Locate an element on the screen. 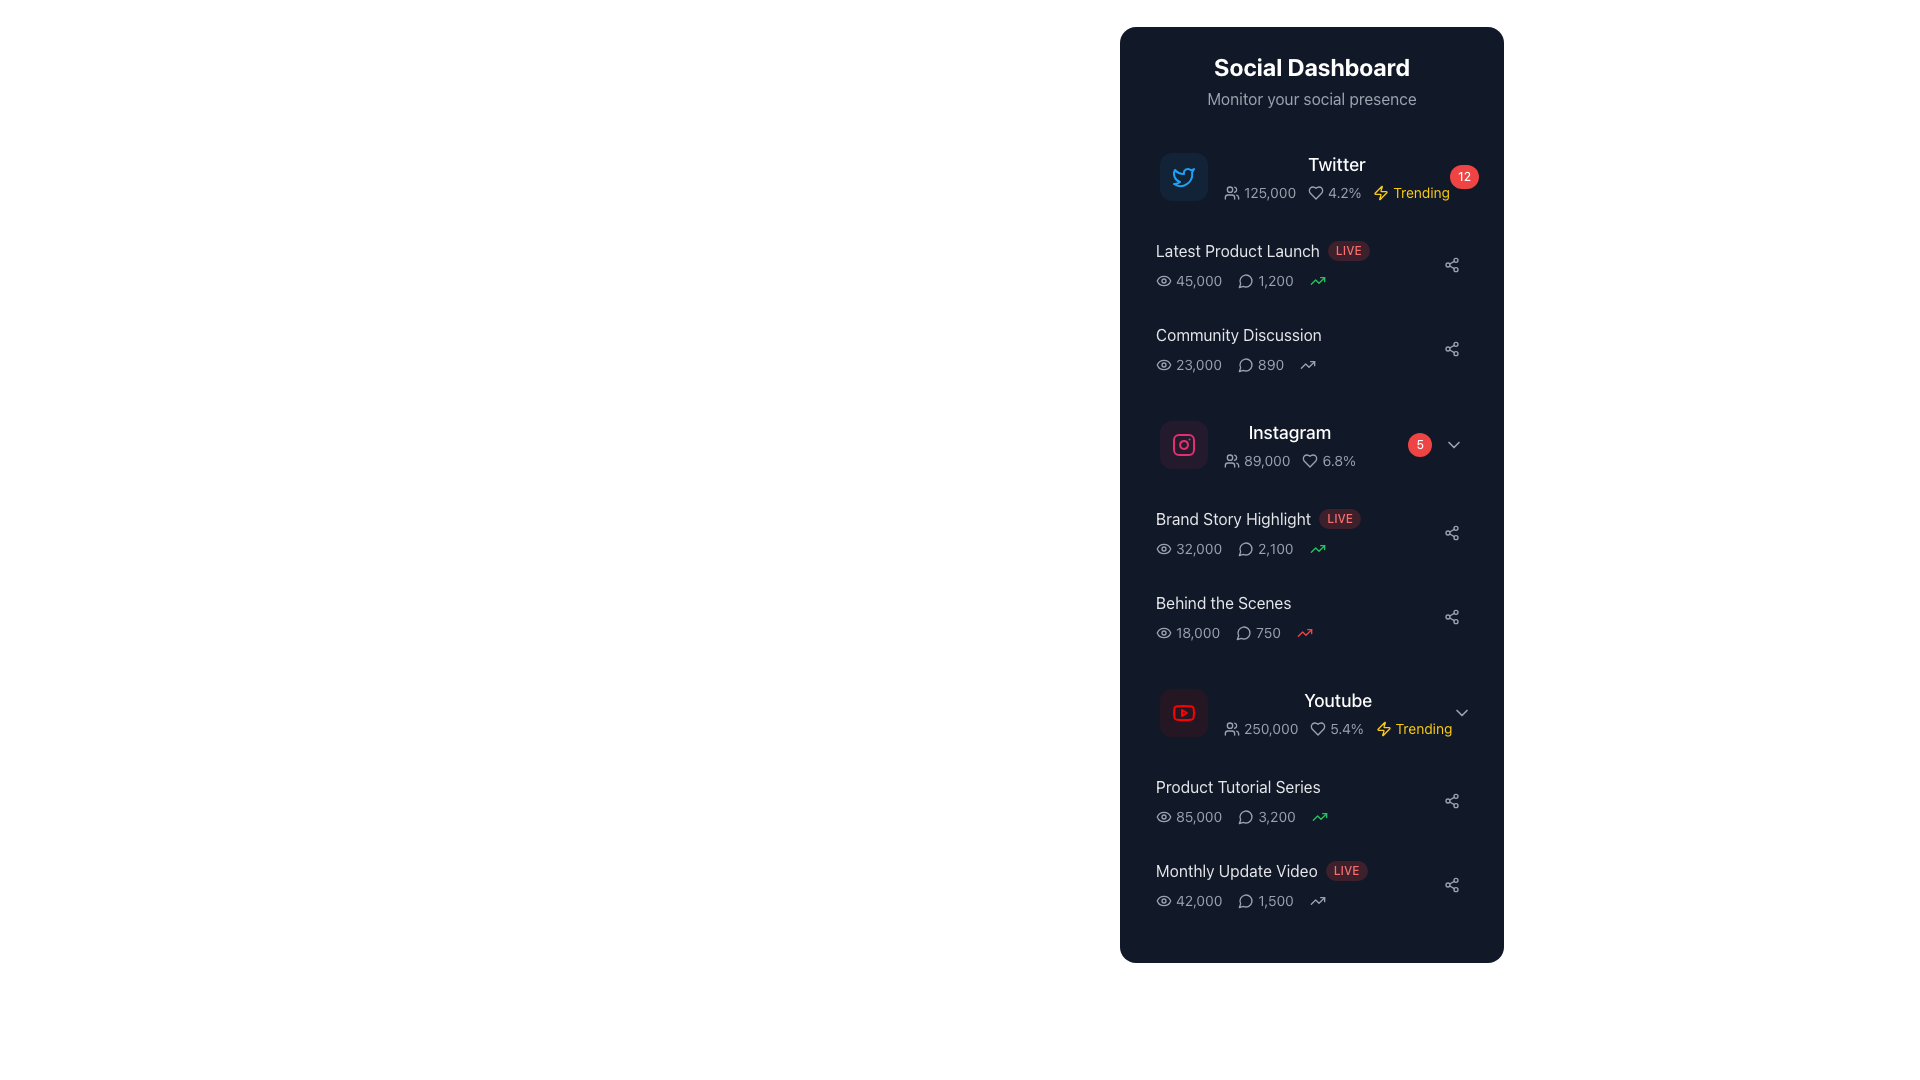 This screenshot has width=1920, height=1080. the Instagram statistics text label with the pink-red Instagram logo icon, which is the third item in the vertically arranged dashboard is located at coordinates (1289, 443).